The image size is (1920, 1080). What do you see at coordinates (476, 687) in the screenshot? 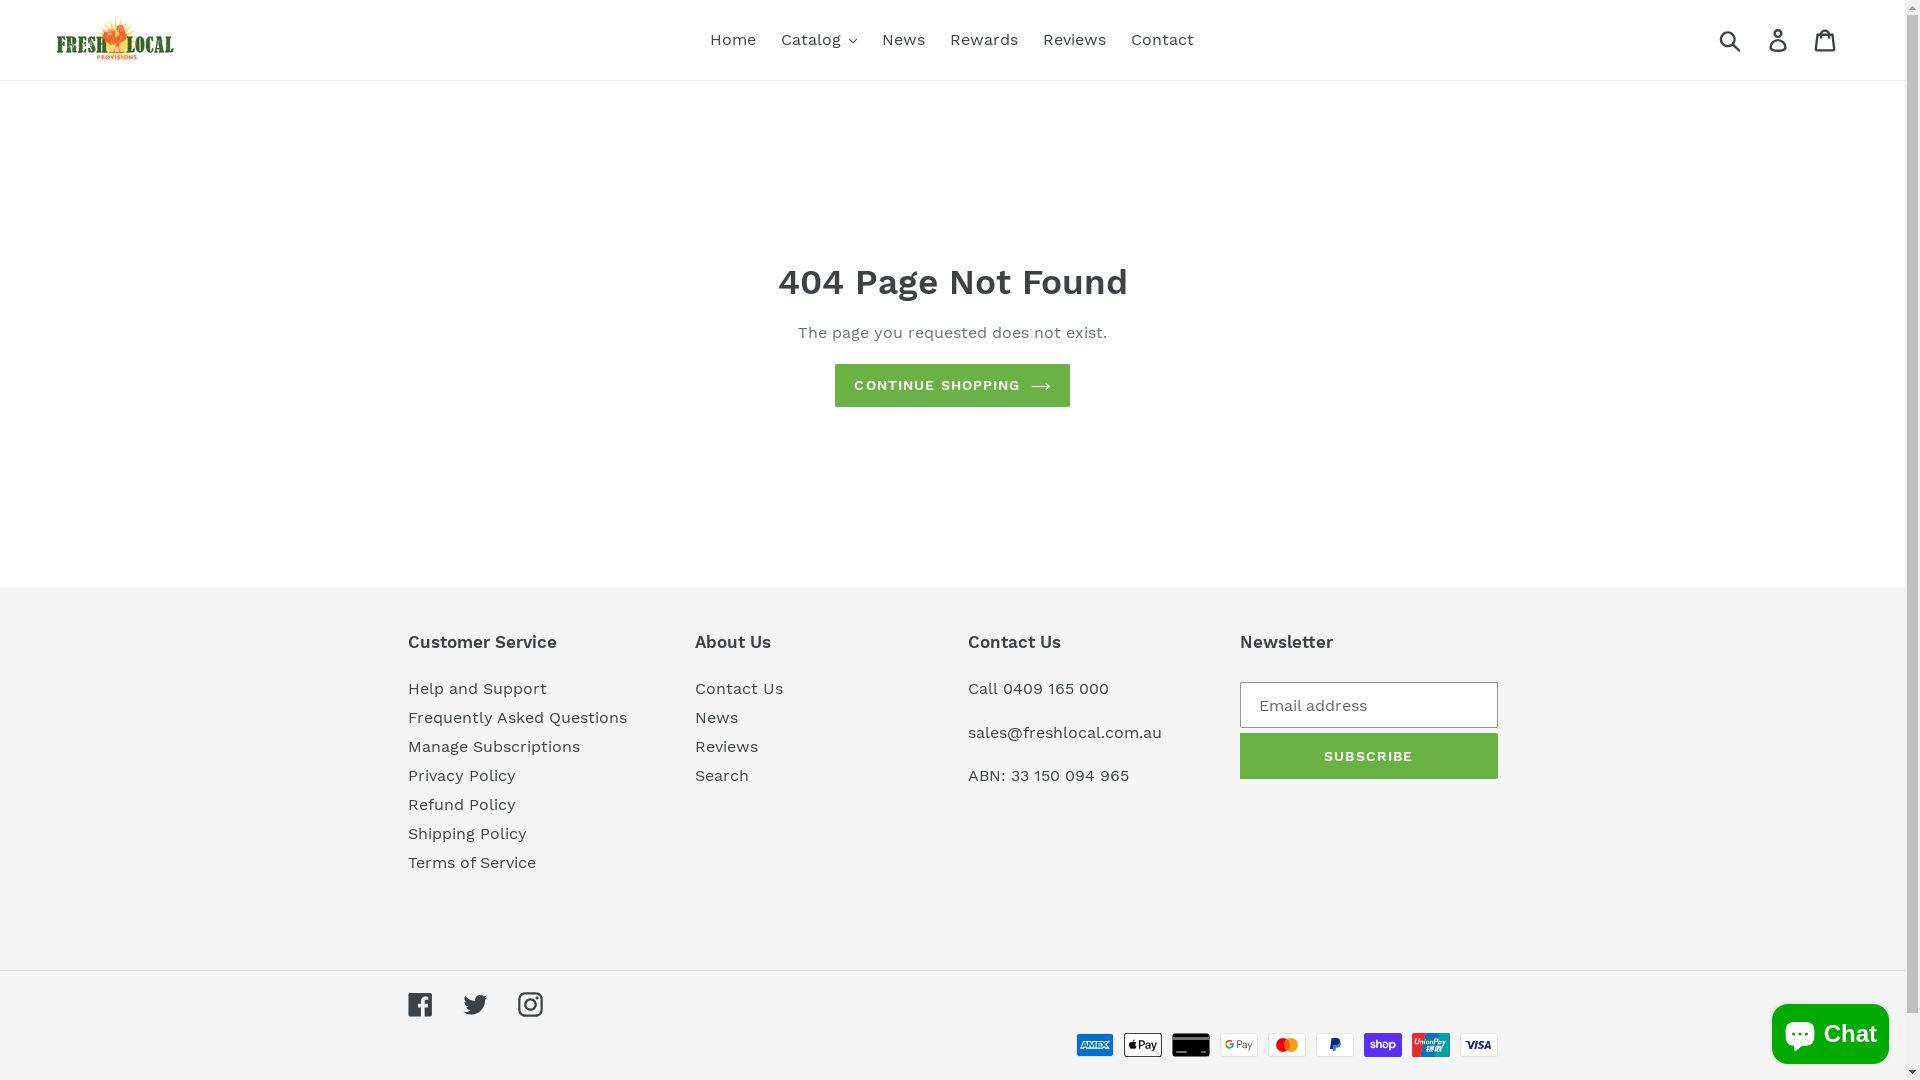
I see `'Help and Support'` at bounding box center [476, 687].